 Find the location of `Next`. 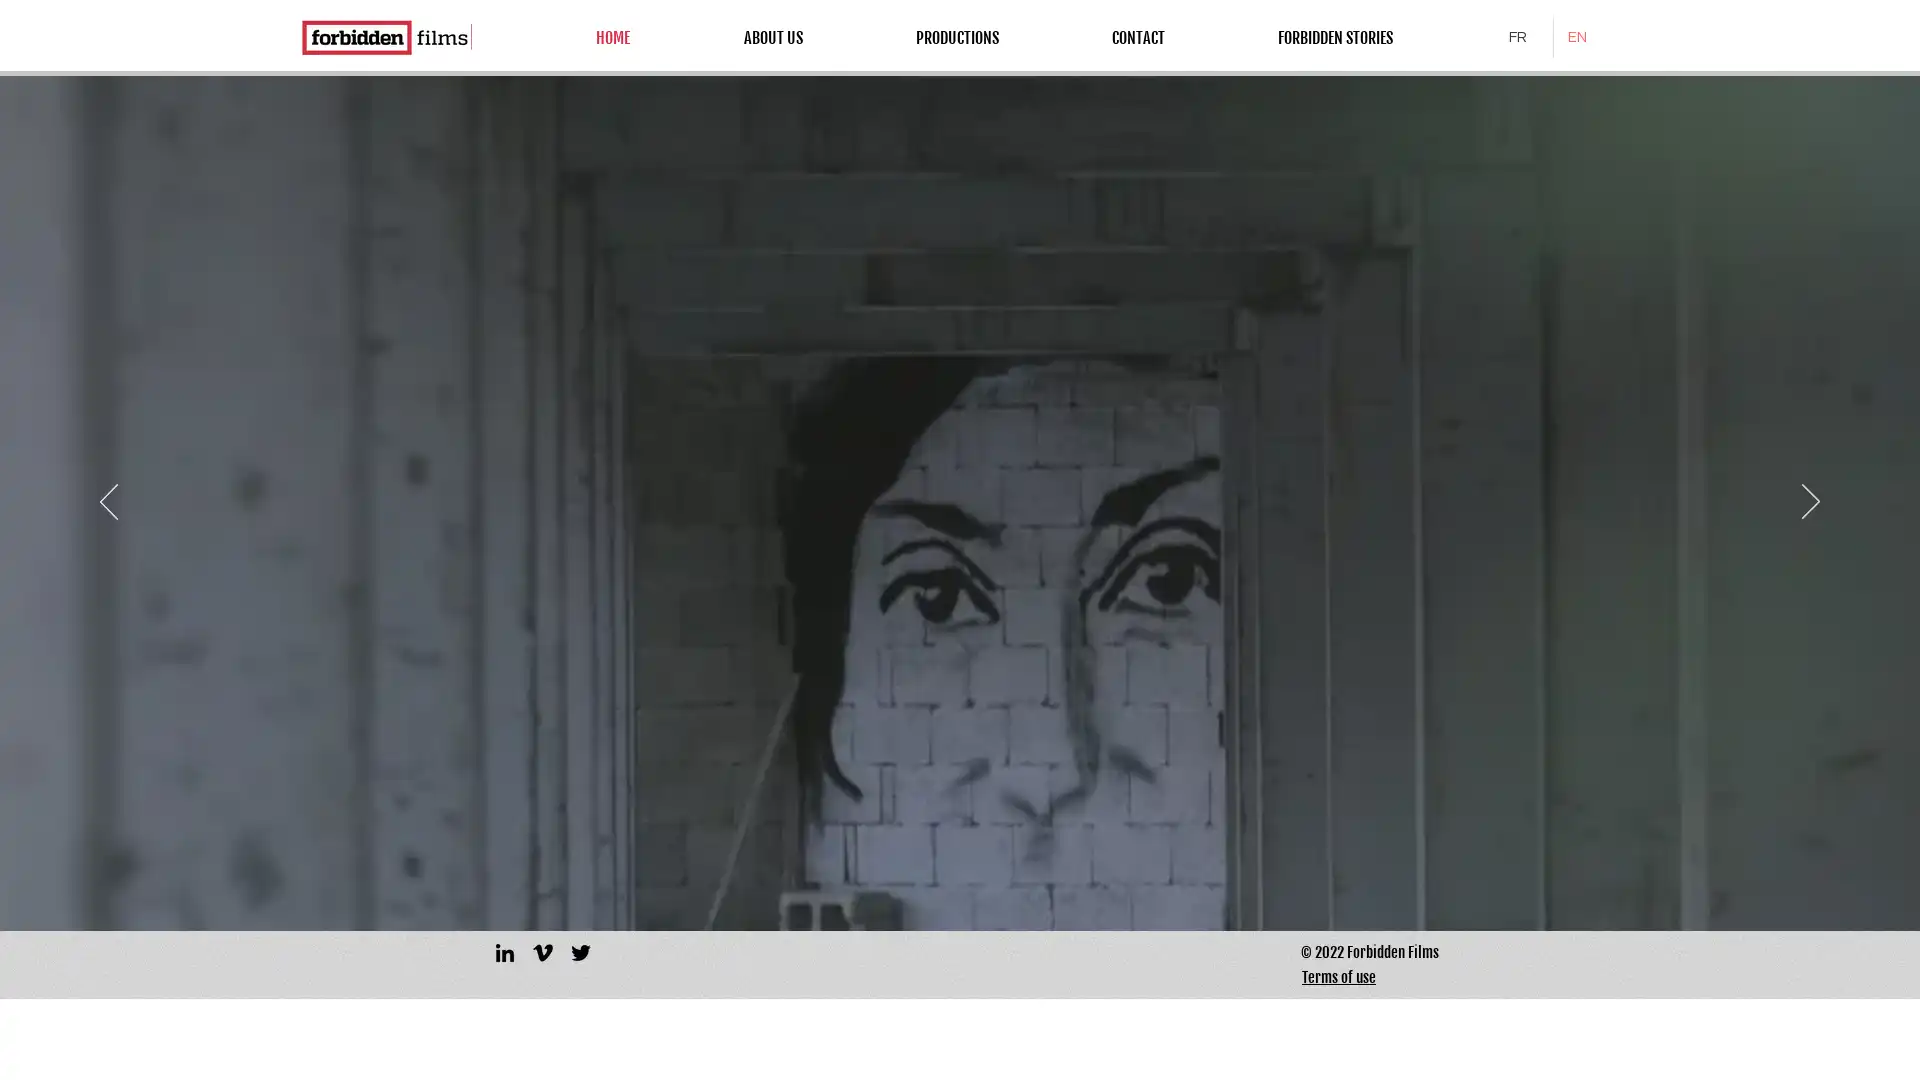

Next is located at coordinates (1810, 501).